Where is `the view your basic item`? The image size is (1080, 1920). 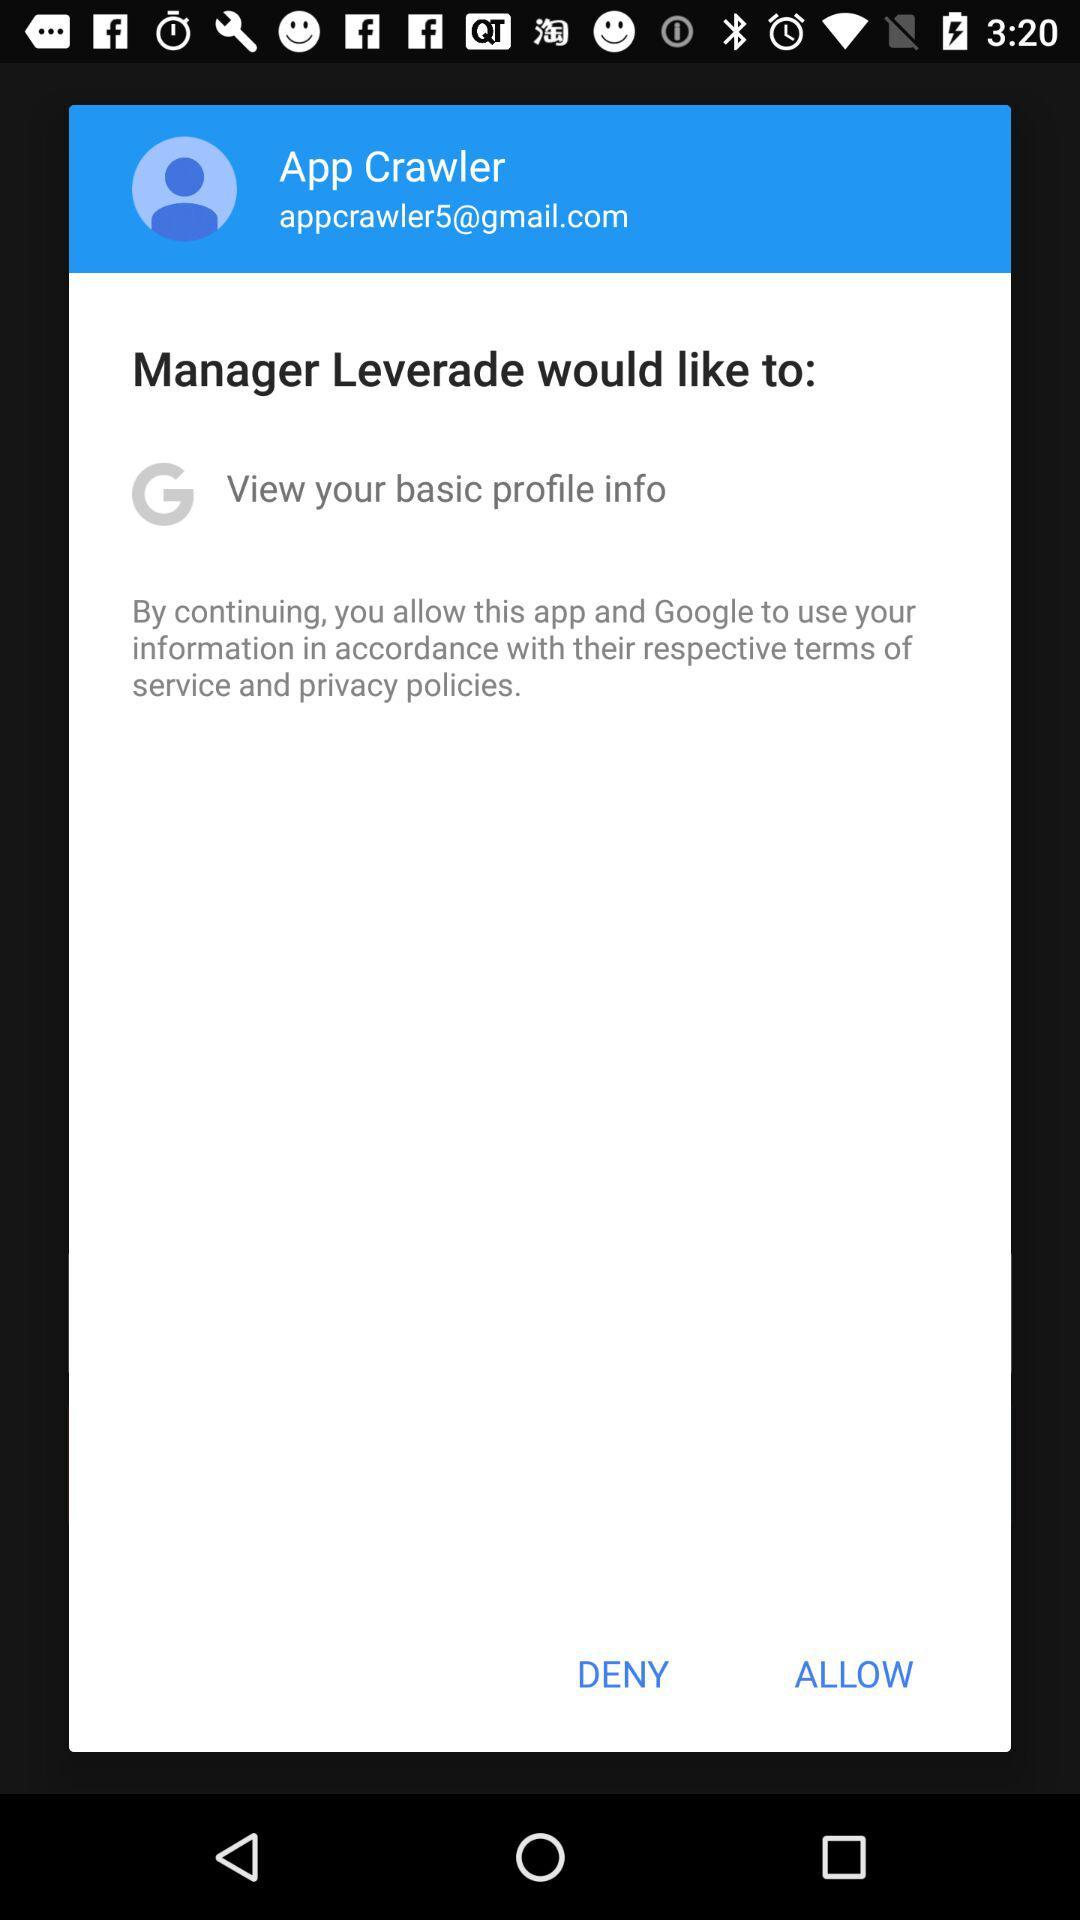 the view your basic item is located at coordinates (445, 487).